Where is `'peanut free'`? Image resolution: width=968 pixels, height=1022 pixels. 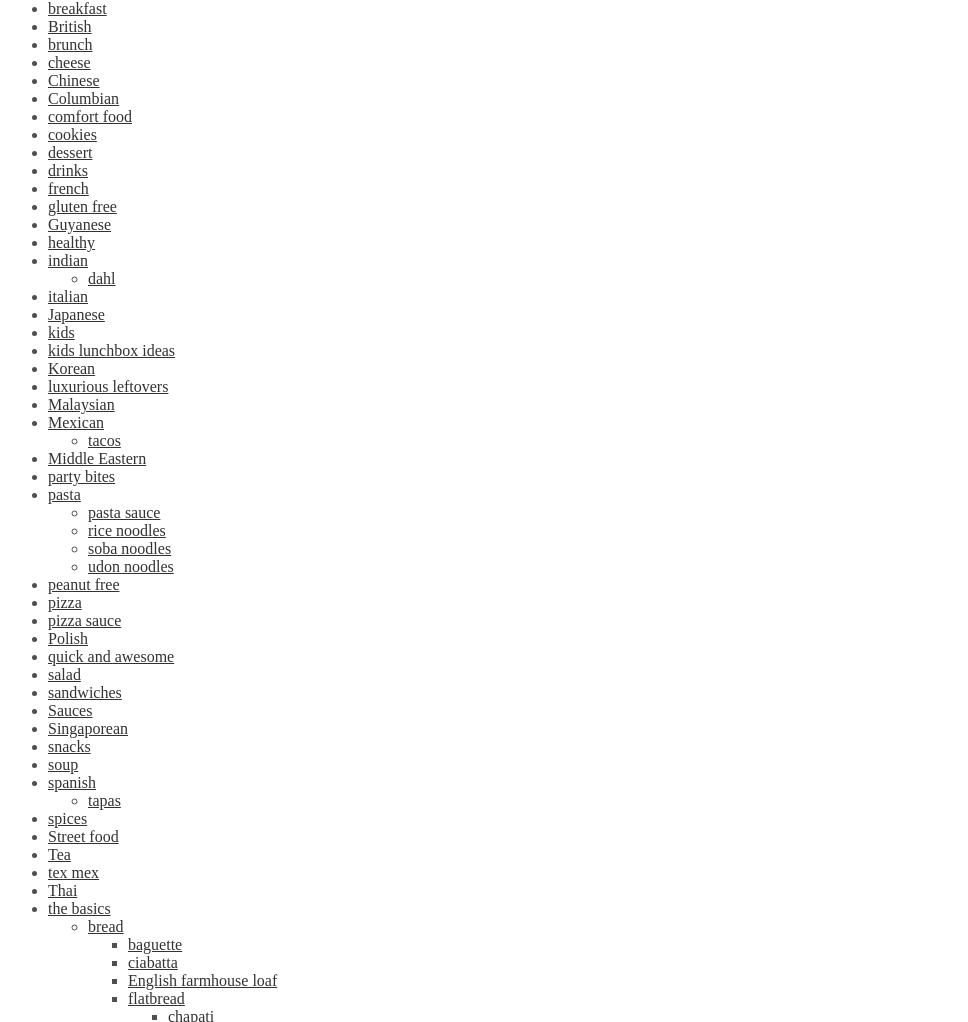 'peanut free' is located at coordinates (47, 584).